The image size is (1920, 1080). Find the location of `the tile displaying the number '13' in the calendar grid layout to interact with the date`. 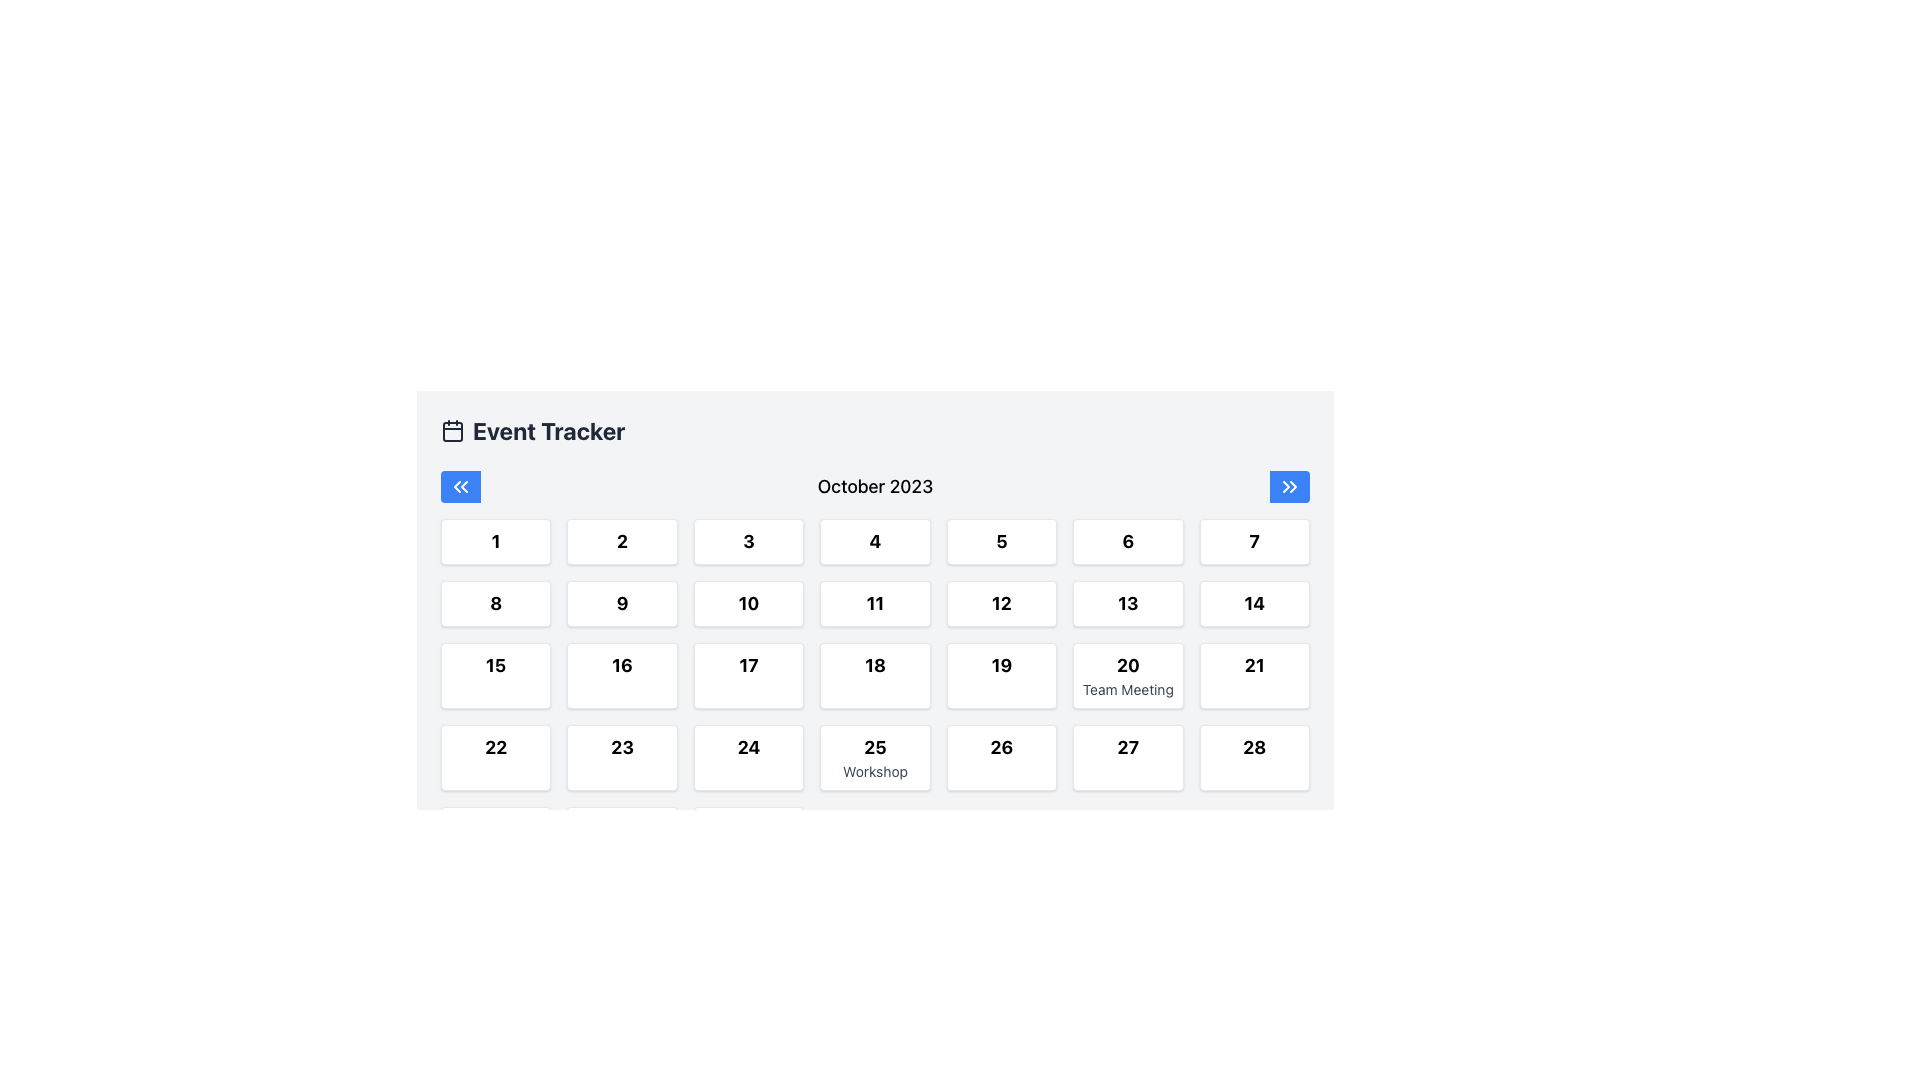

the tile displaying the number '13' in the calendar grid layout to interact with the date is located at coordinates (1128, 603).